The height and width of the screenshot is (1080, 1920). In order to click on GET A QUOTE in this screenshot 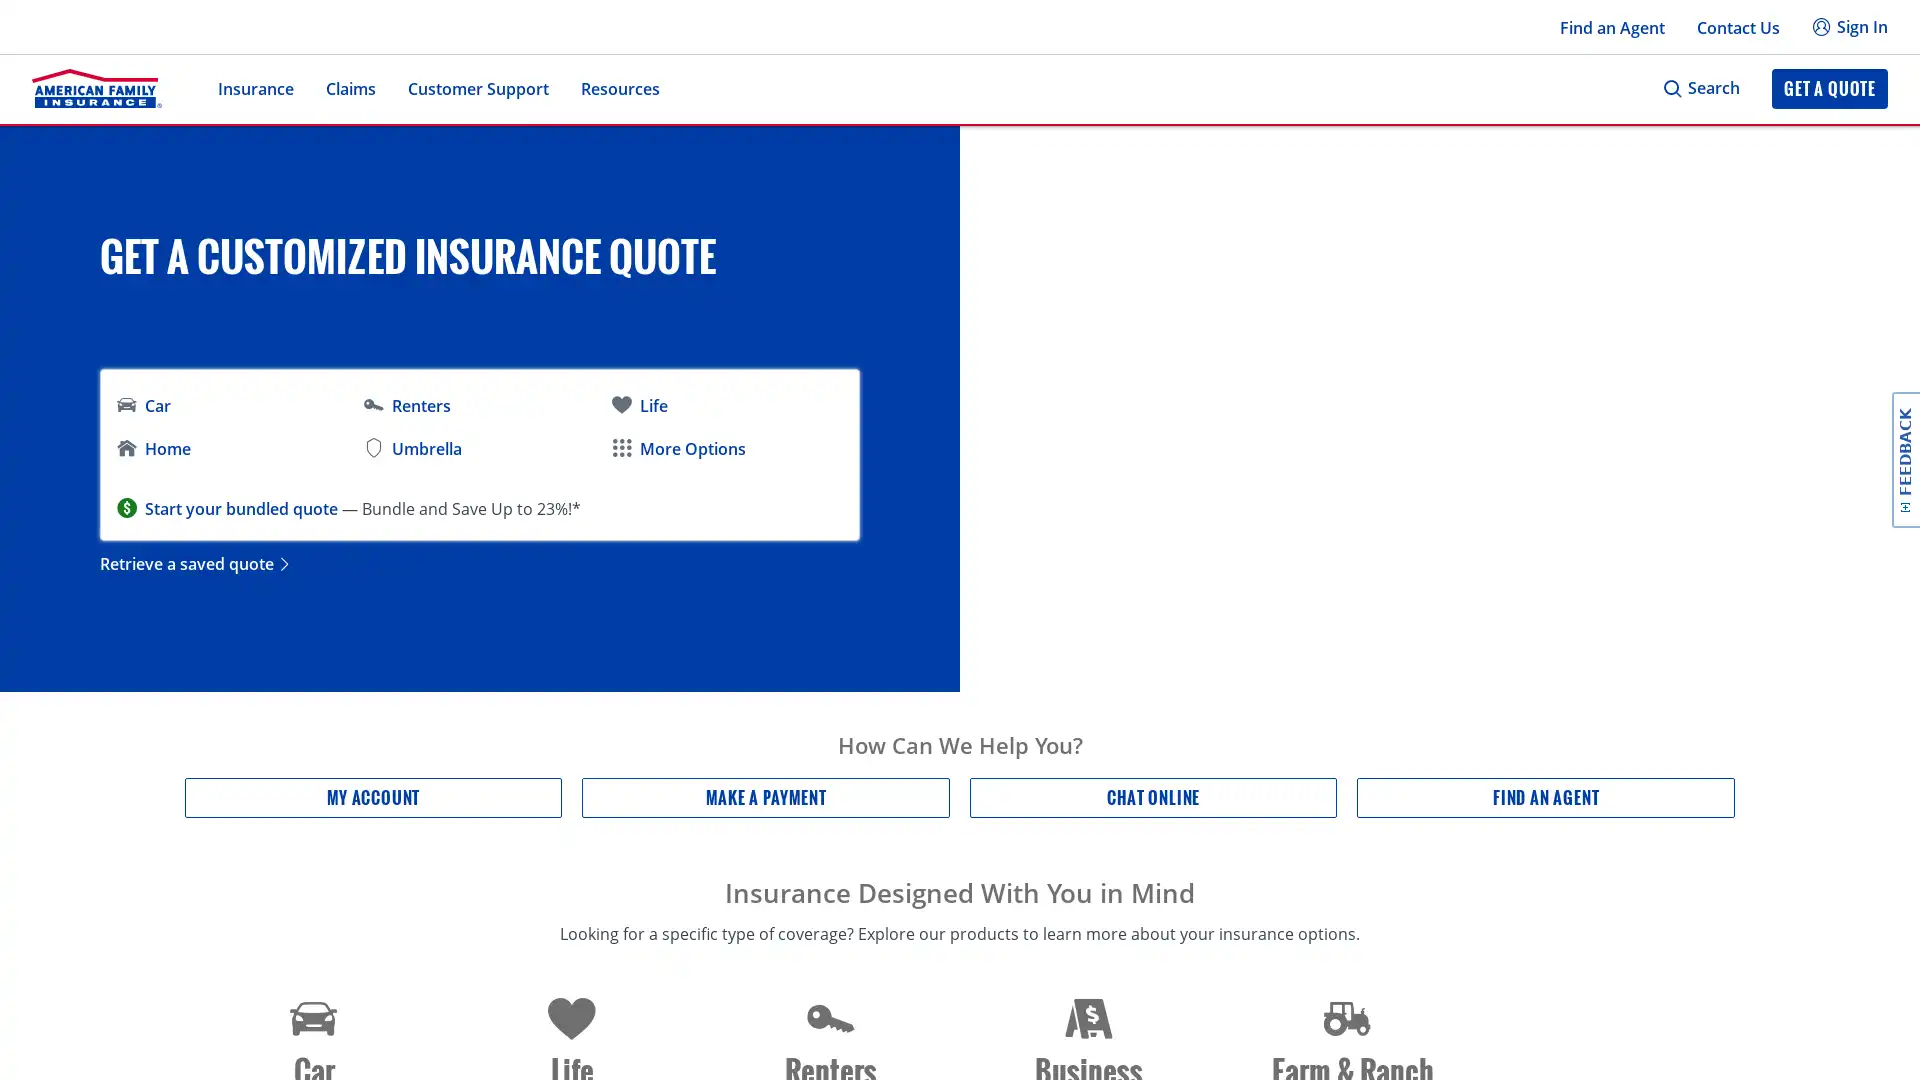, I will do `click(1829, 87)`.